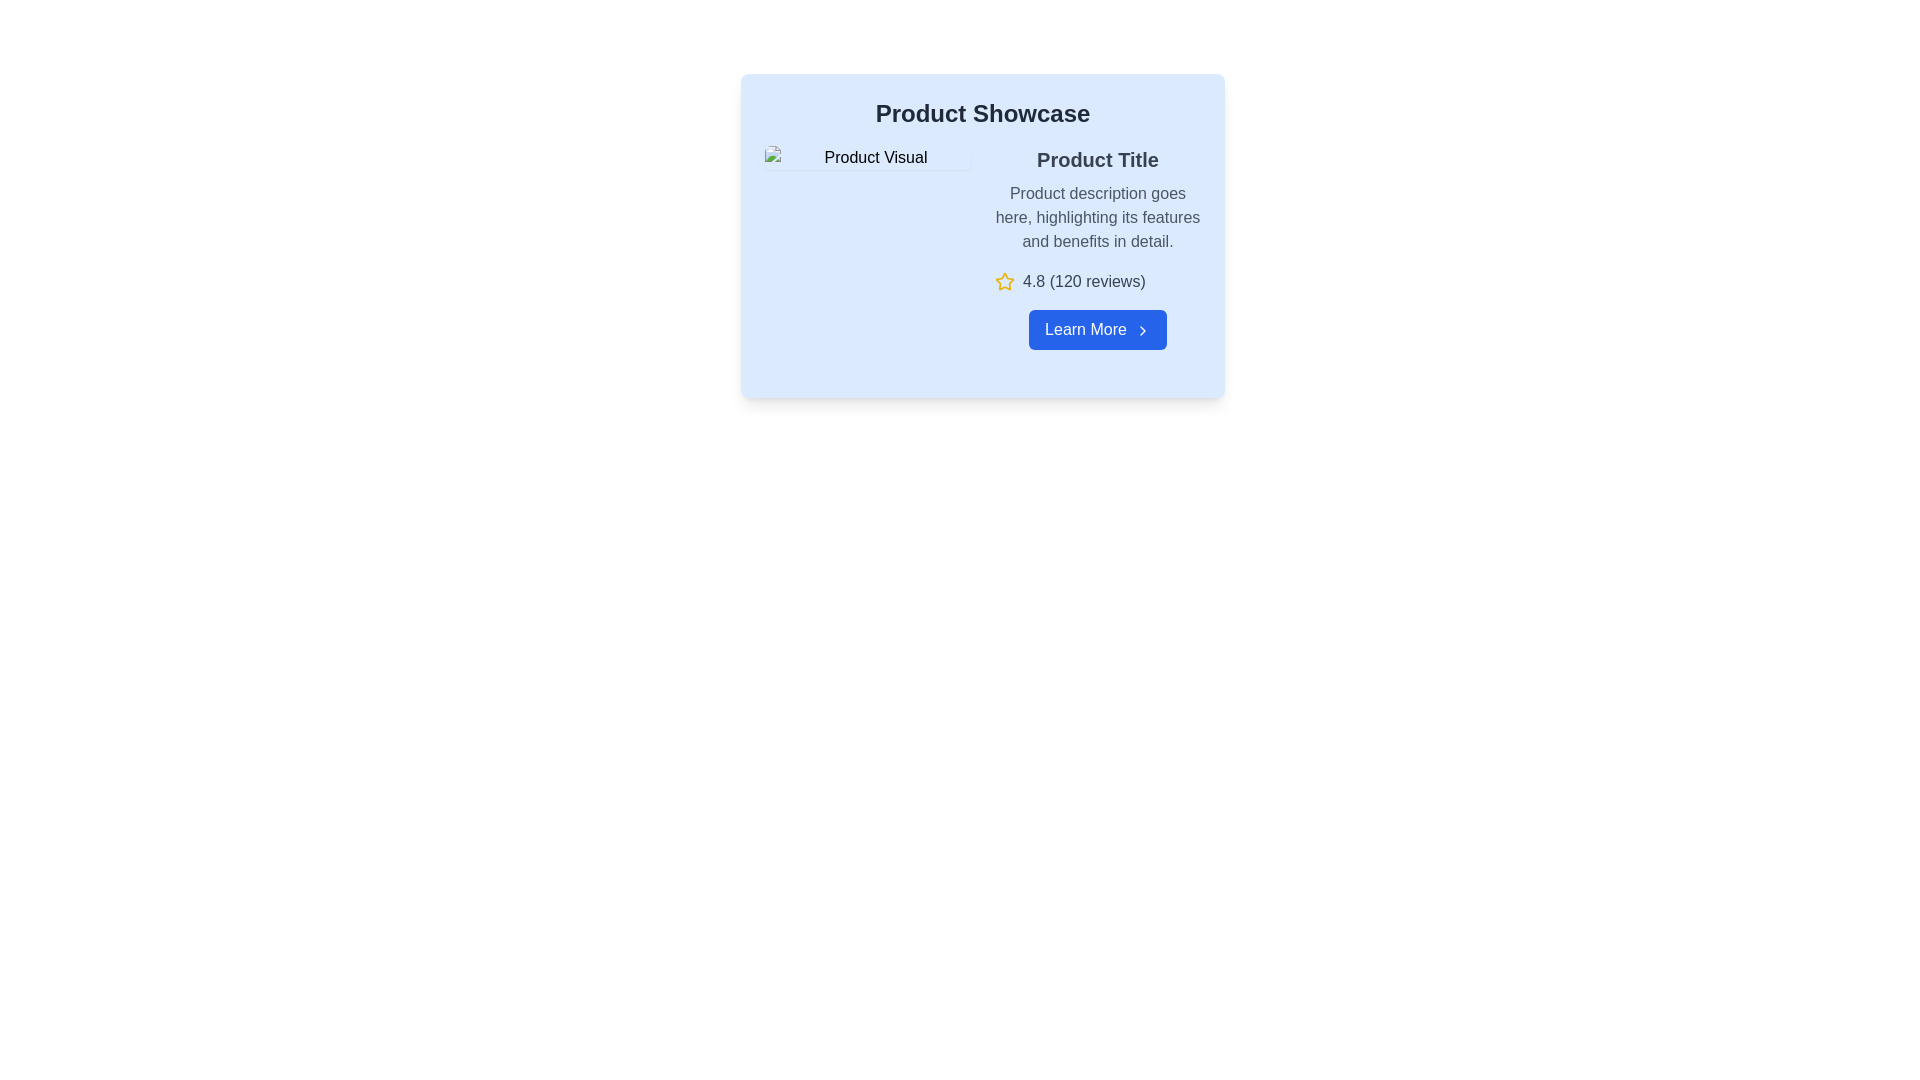 The width and height of the screenshot is (1920, 1080). What do you see at coordinates (1083, 281) in the screenshot?
I see `text component displaying '4.8 (120 reviews)', which is styled in gray and located to the right of a yellow star icon` at bounding box center [1083, 281].